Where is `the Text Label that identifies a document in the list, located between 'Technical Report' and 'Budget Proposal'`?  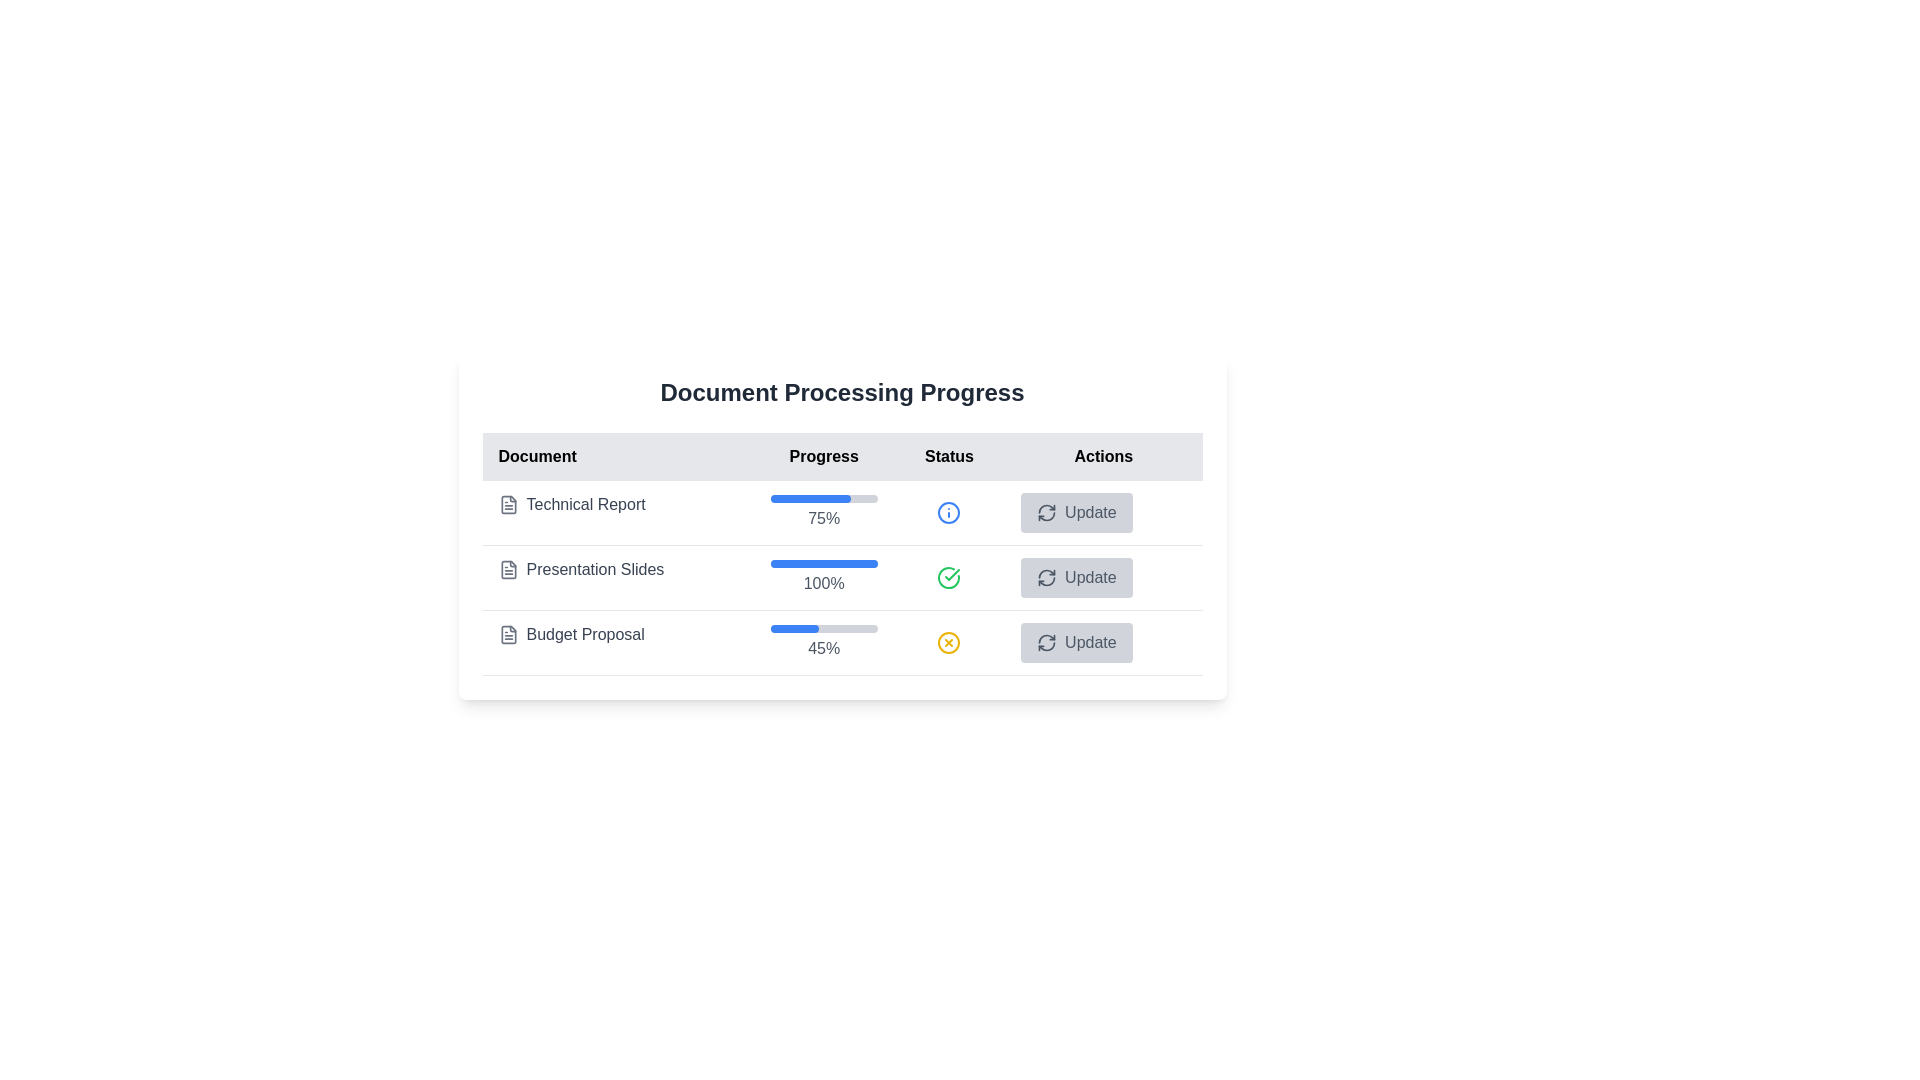 the Text Label that identifies a document in the list, located between 'Technical Report' and 'Budget Proposal' is located at coordinates (594, 570).